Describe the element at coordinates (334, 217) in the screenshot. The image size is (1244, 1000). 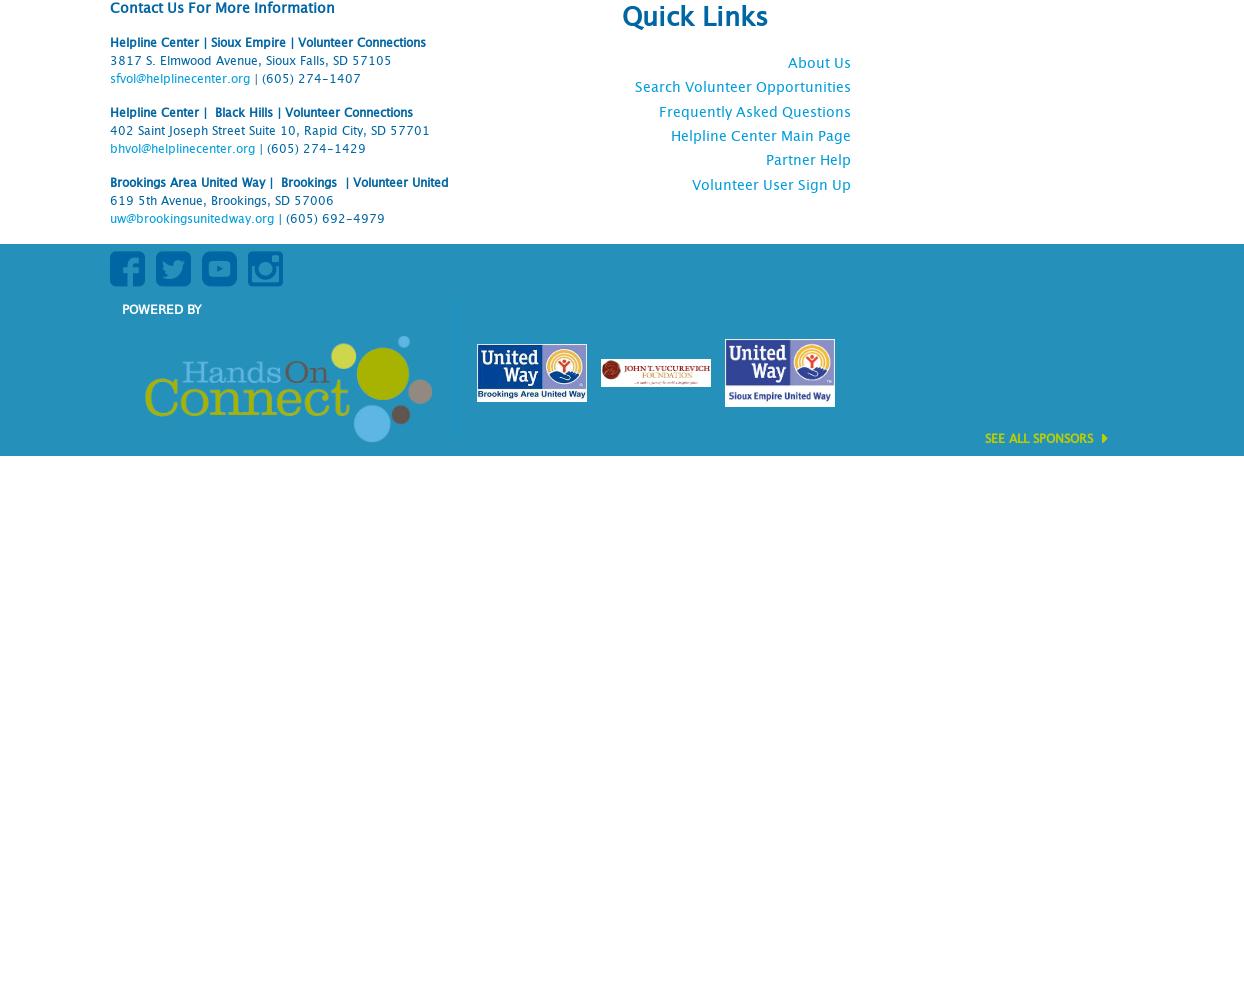
I see `'(605) 692-4979'` at that location.